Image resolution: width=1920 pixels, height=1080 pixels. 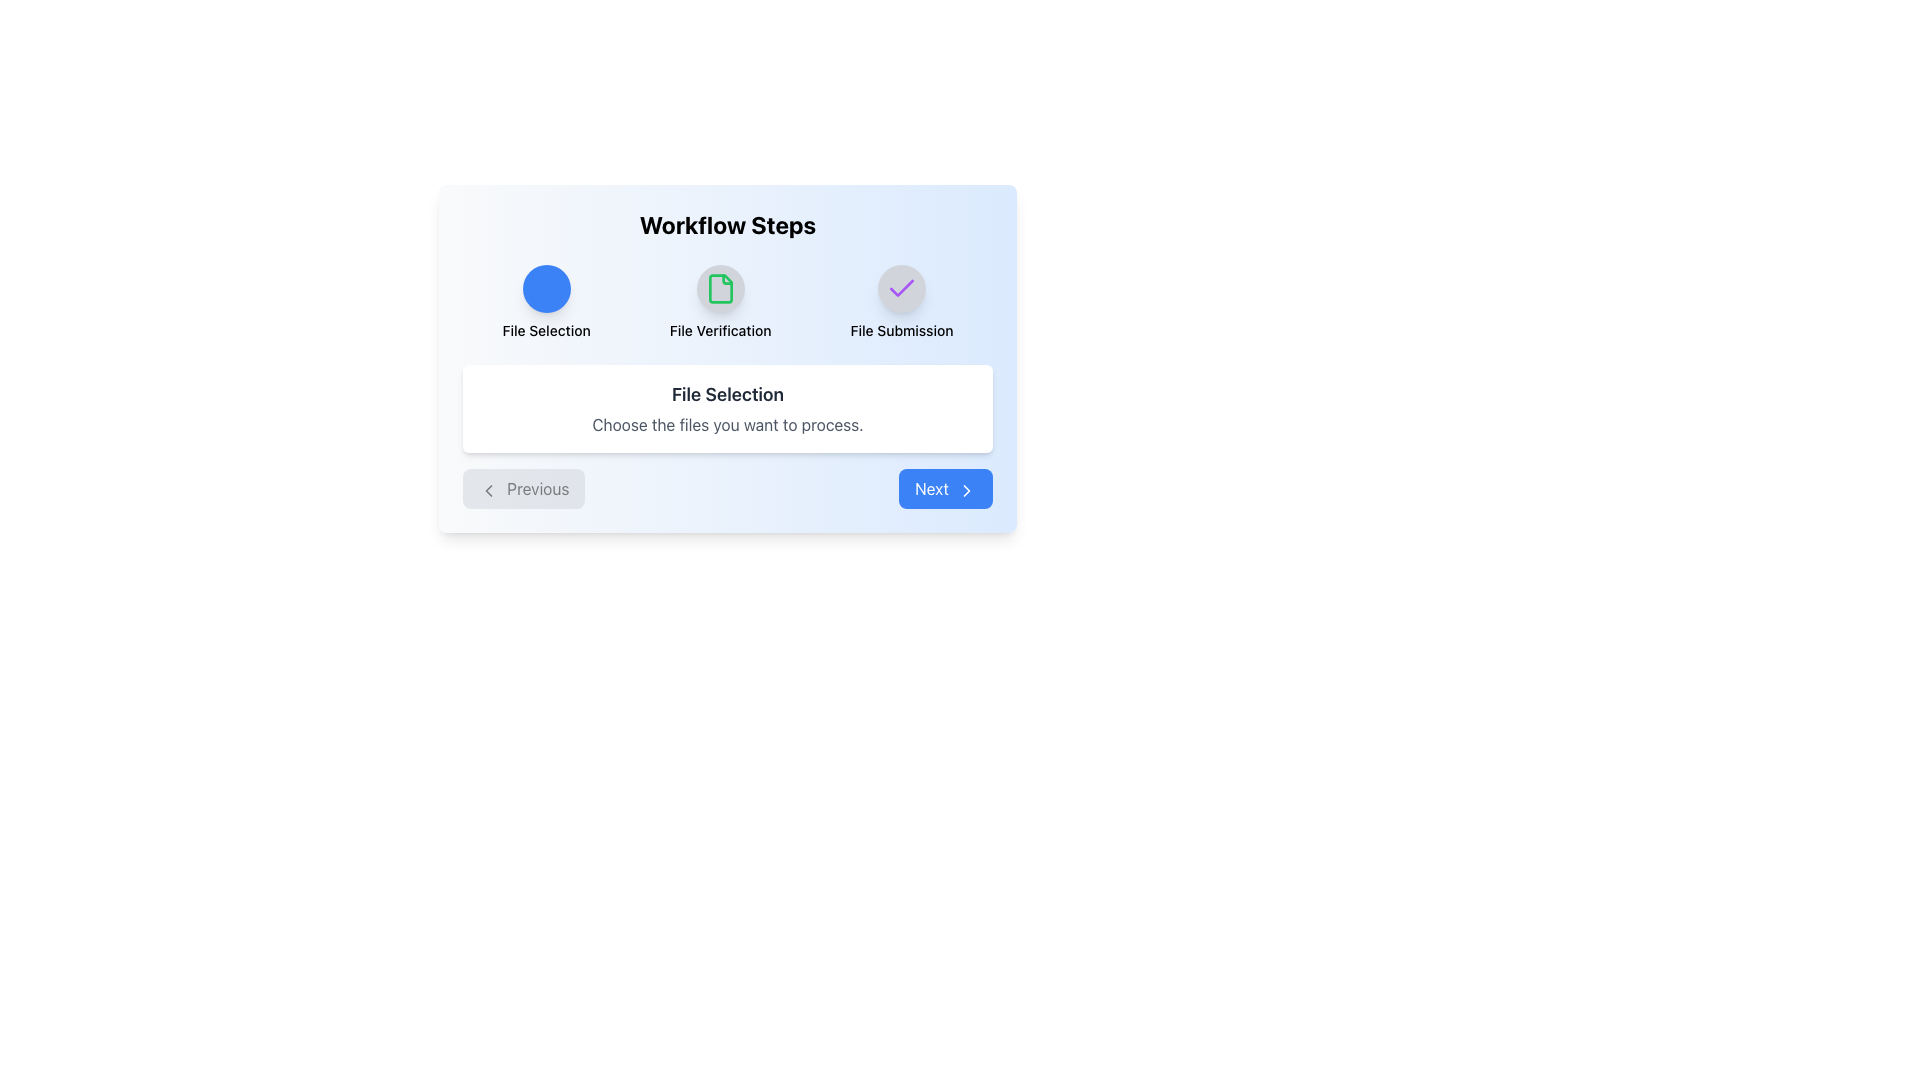 What do you see at coordinates (901, 288) in the screenshot?
I see `the state of the checkmark icon indicating completion in the 'File Submission' step located at the top right of the interface` at bounding box center [901, 288].